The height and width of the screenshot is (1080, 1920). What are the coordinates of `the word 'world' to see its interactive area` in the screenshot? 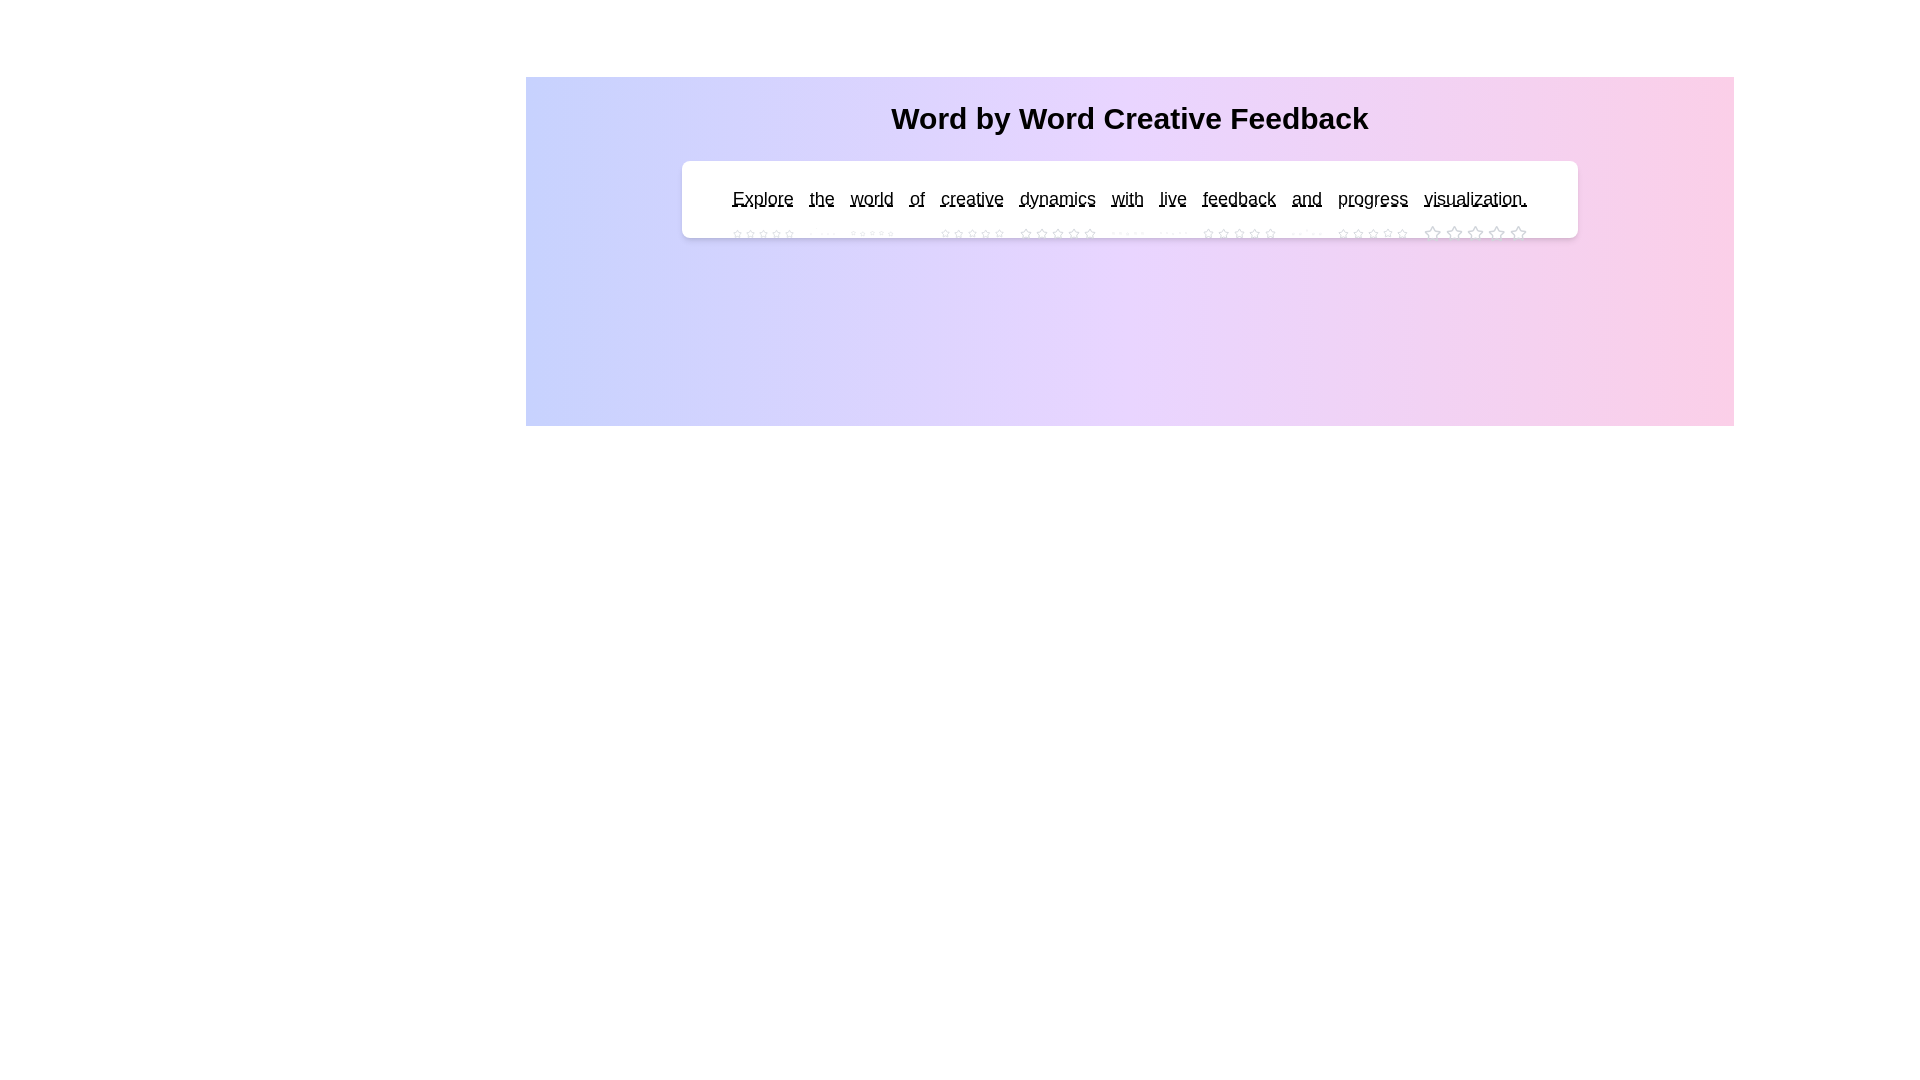 It's located at (872, 199).